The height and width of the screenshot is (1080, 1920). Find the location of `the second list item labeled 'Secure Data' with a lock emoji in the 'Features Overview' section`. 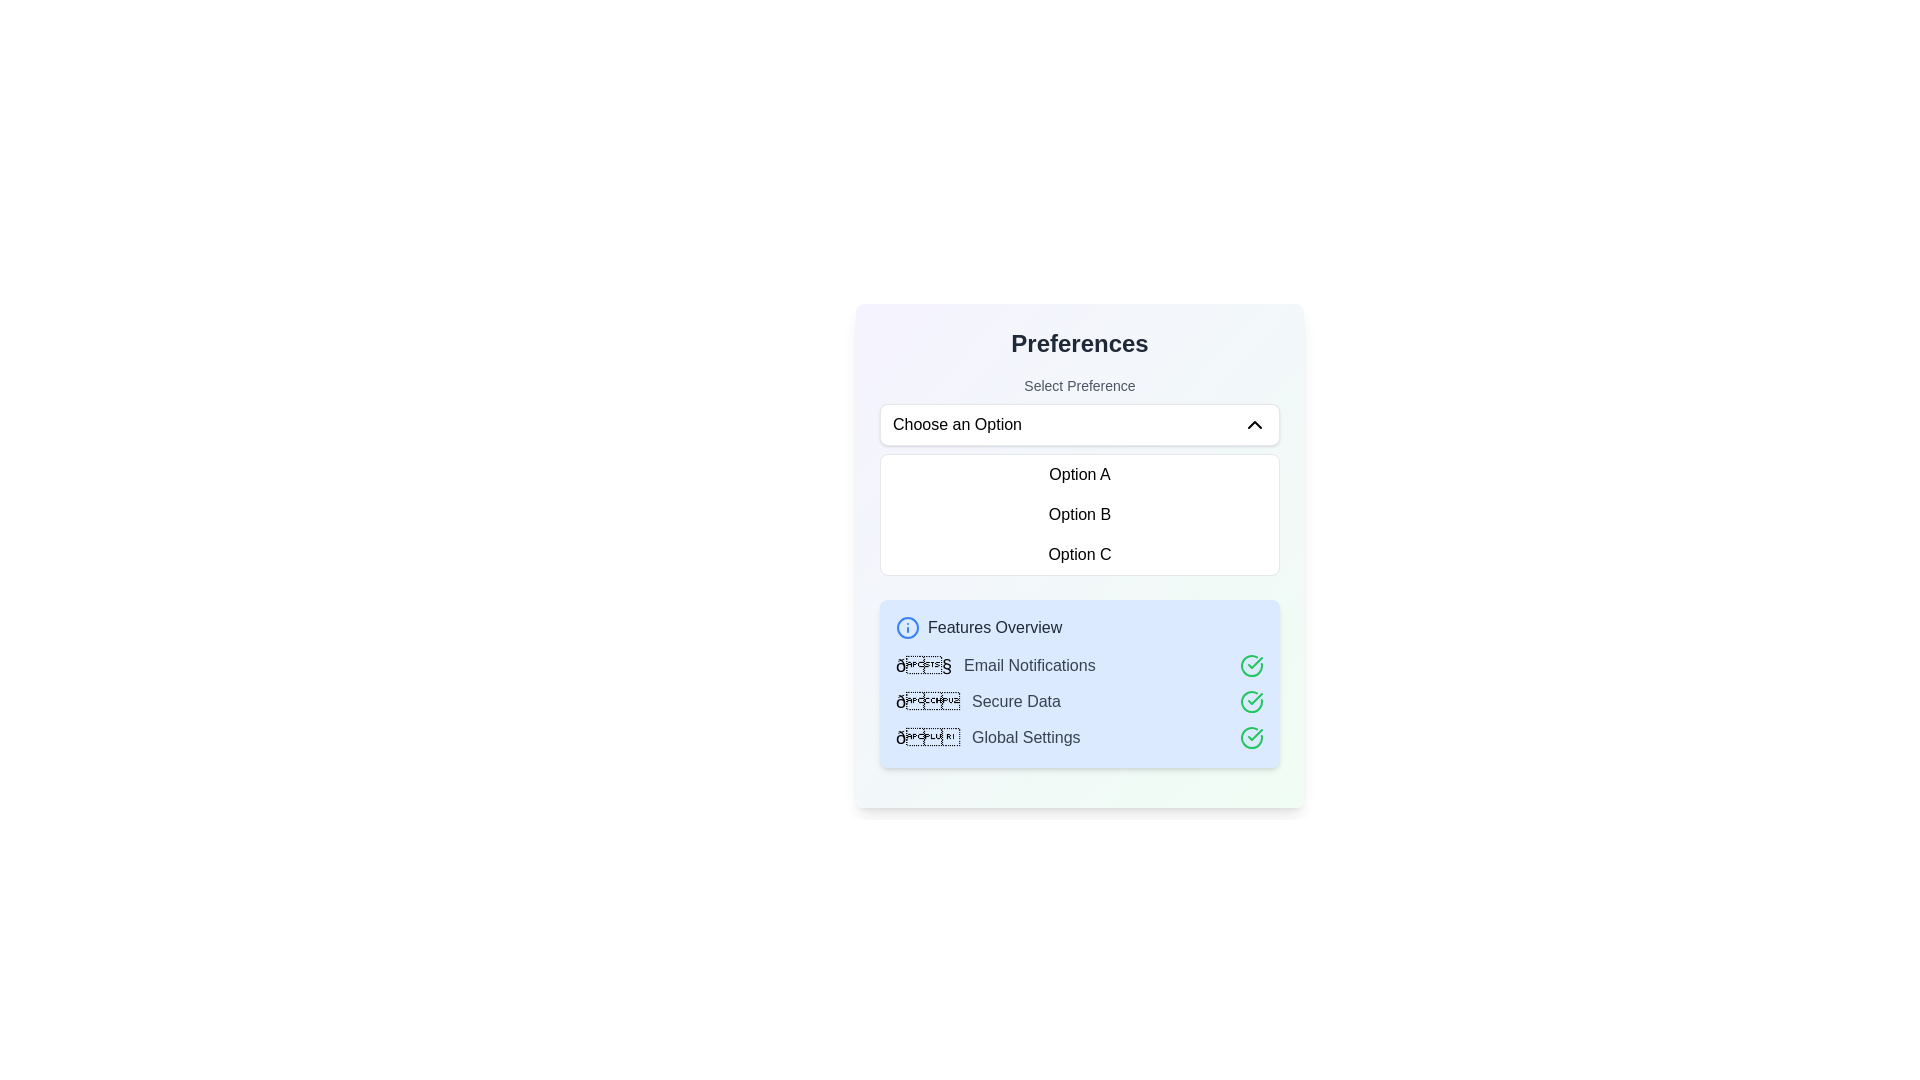

the second list item labeled 'Secure Data' with a lock emoji in the 'Features Overview' section is located at coordinates (1079, 701).